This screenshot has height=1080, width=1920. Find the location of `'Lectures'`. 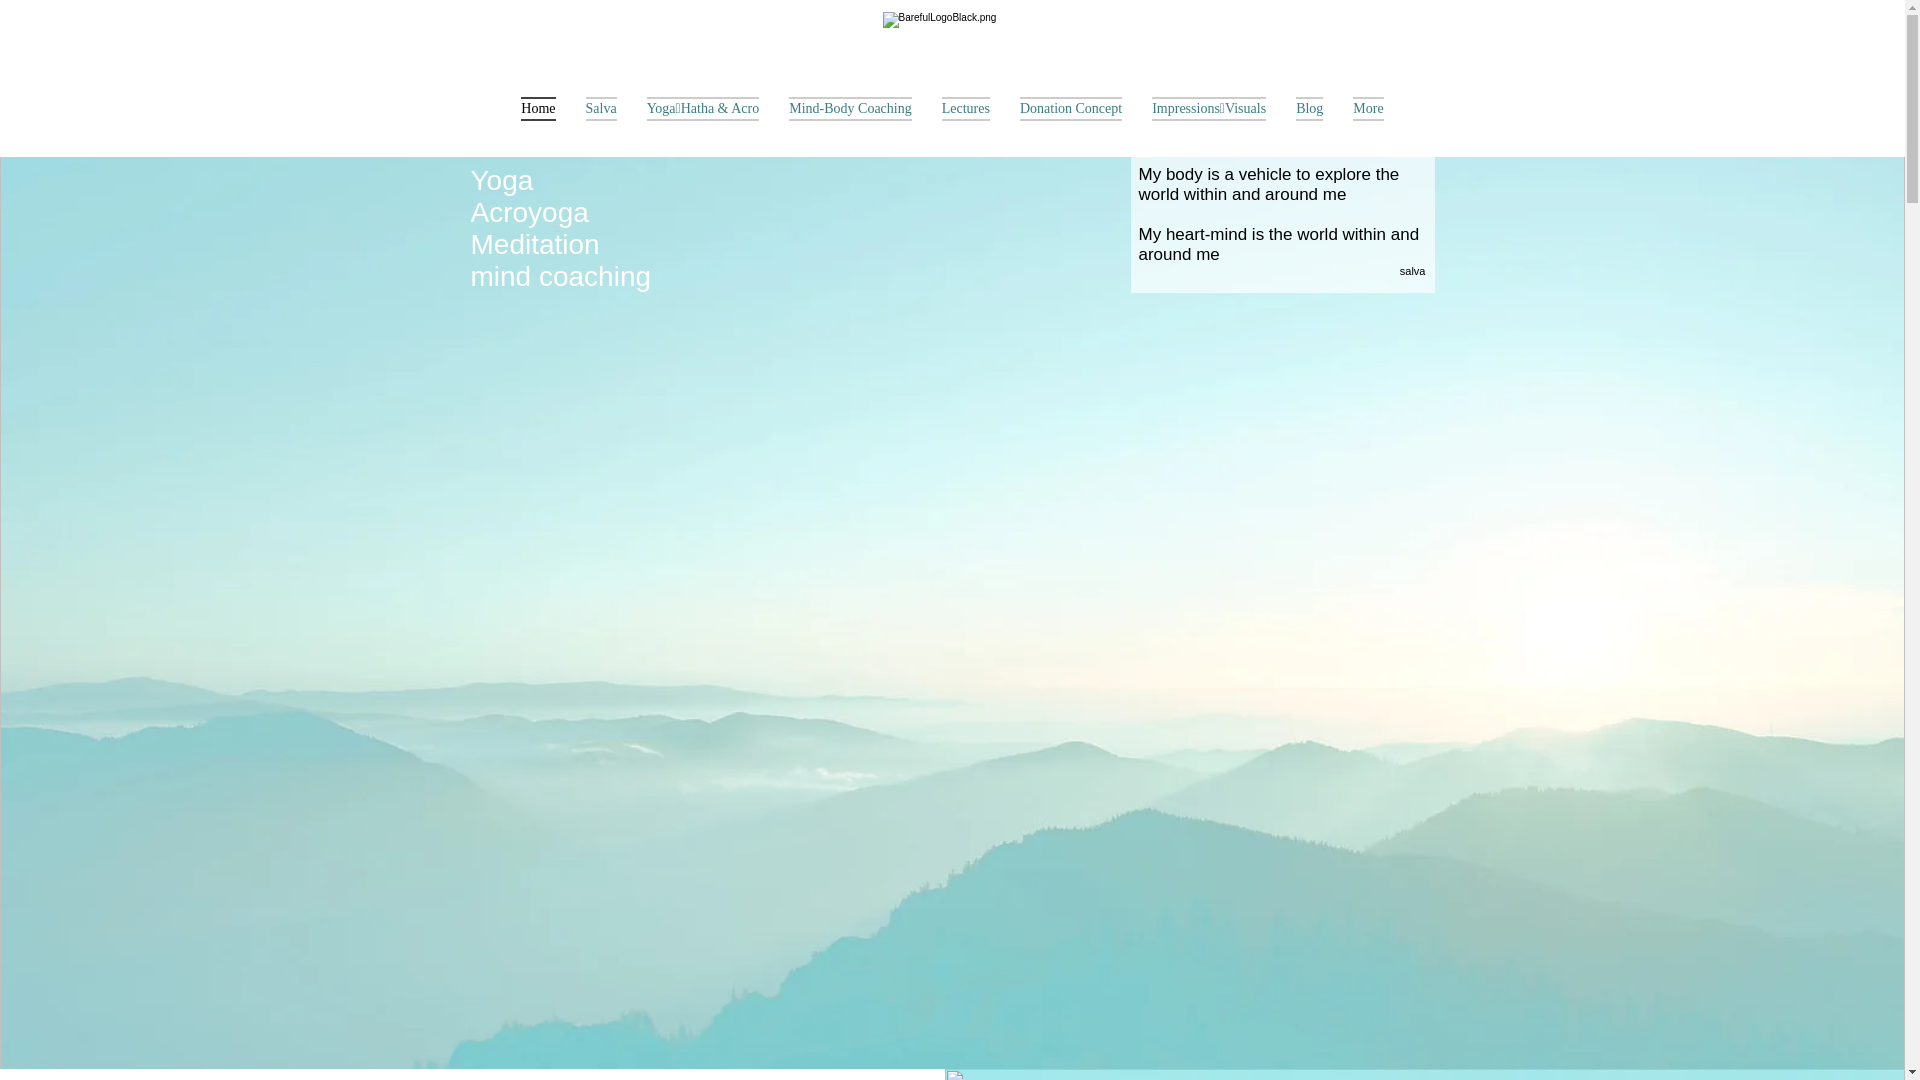

'Lectures' is located at coordinates (965, 122).